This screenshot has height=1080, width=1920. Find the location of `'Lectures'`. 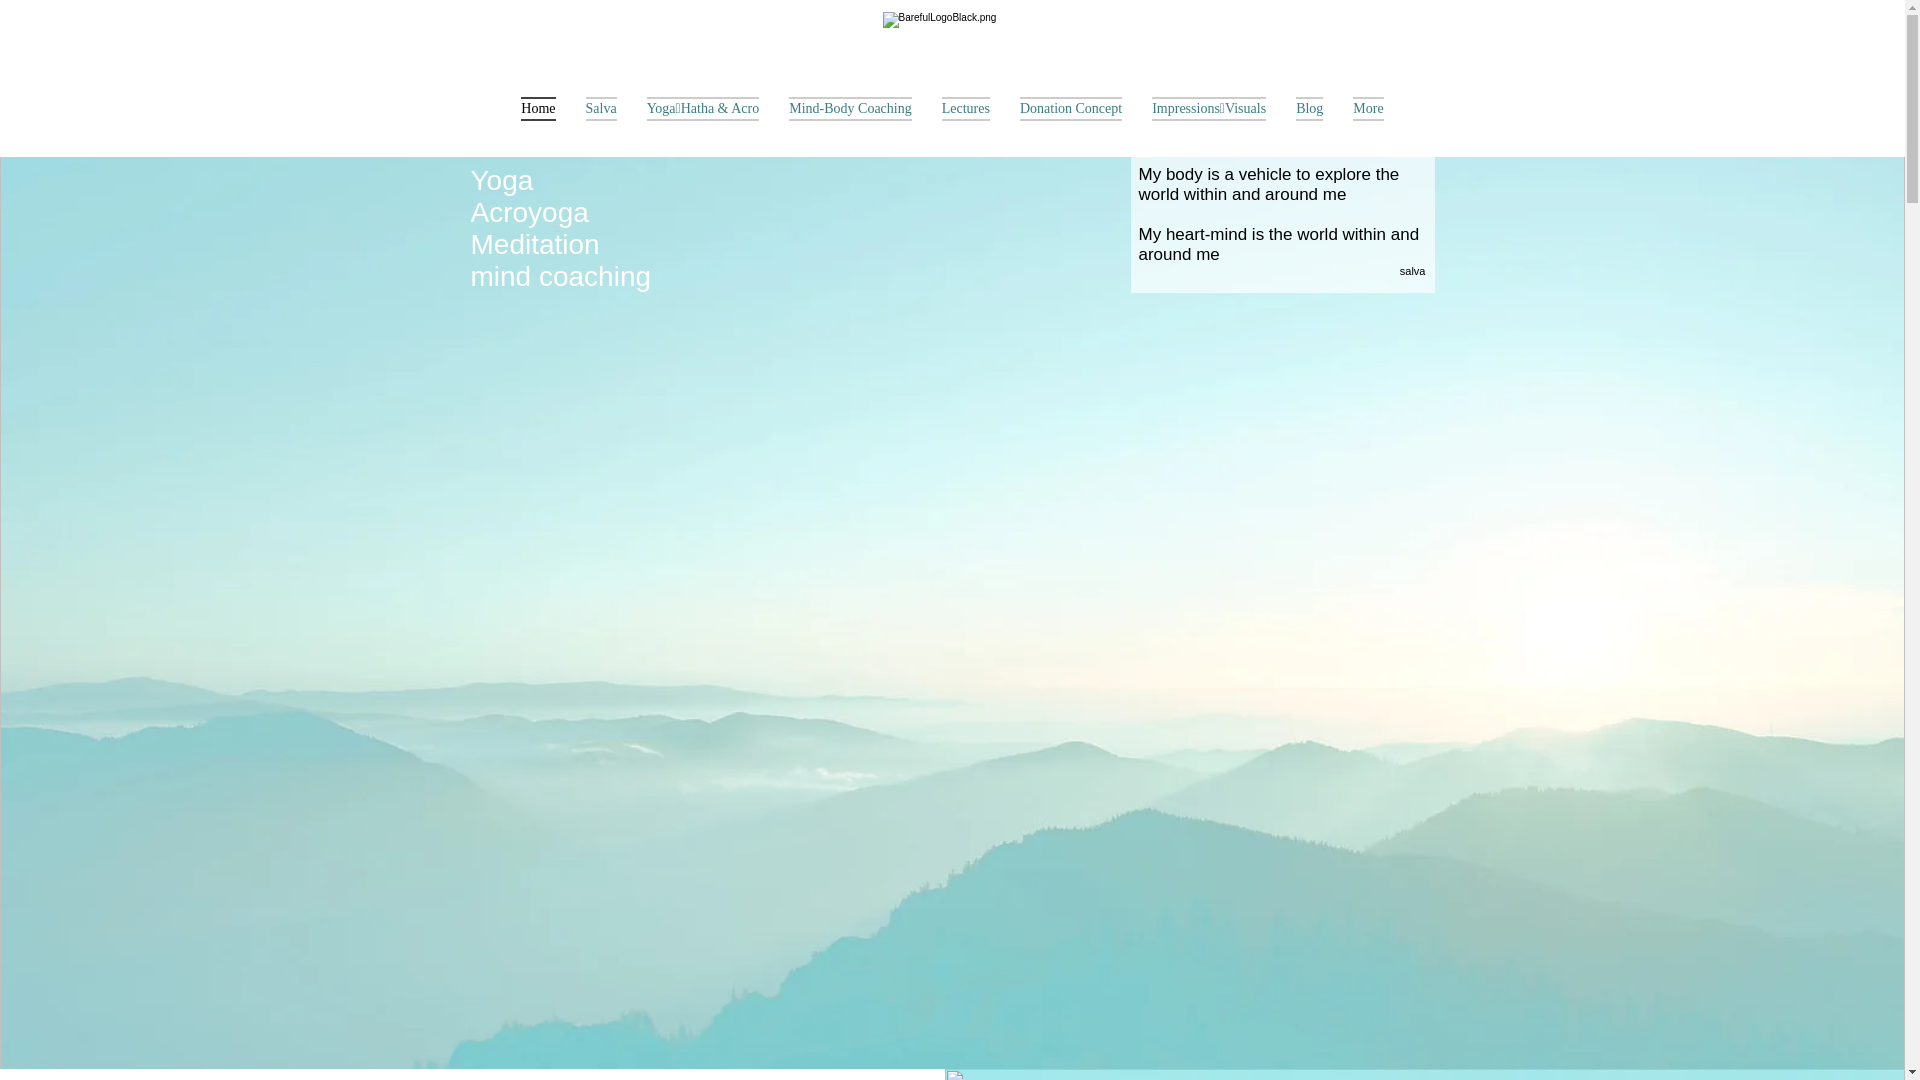

'Lectures' is located at coordinates (965, 122).